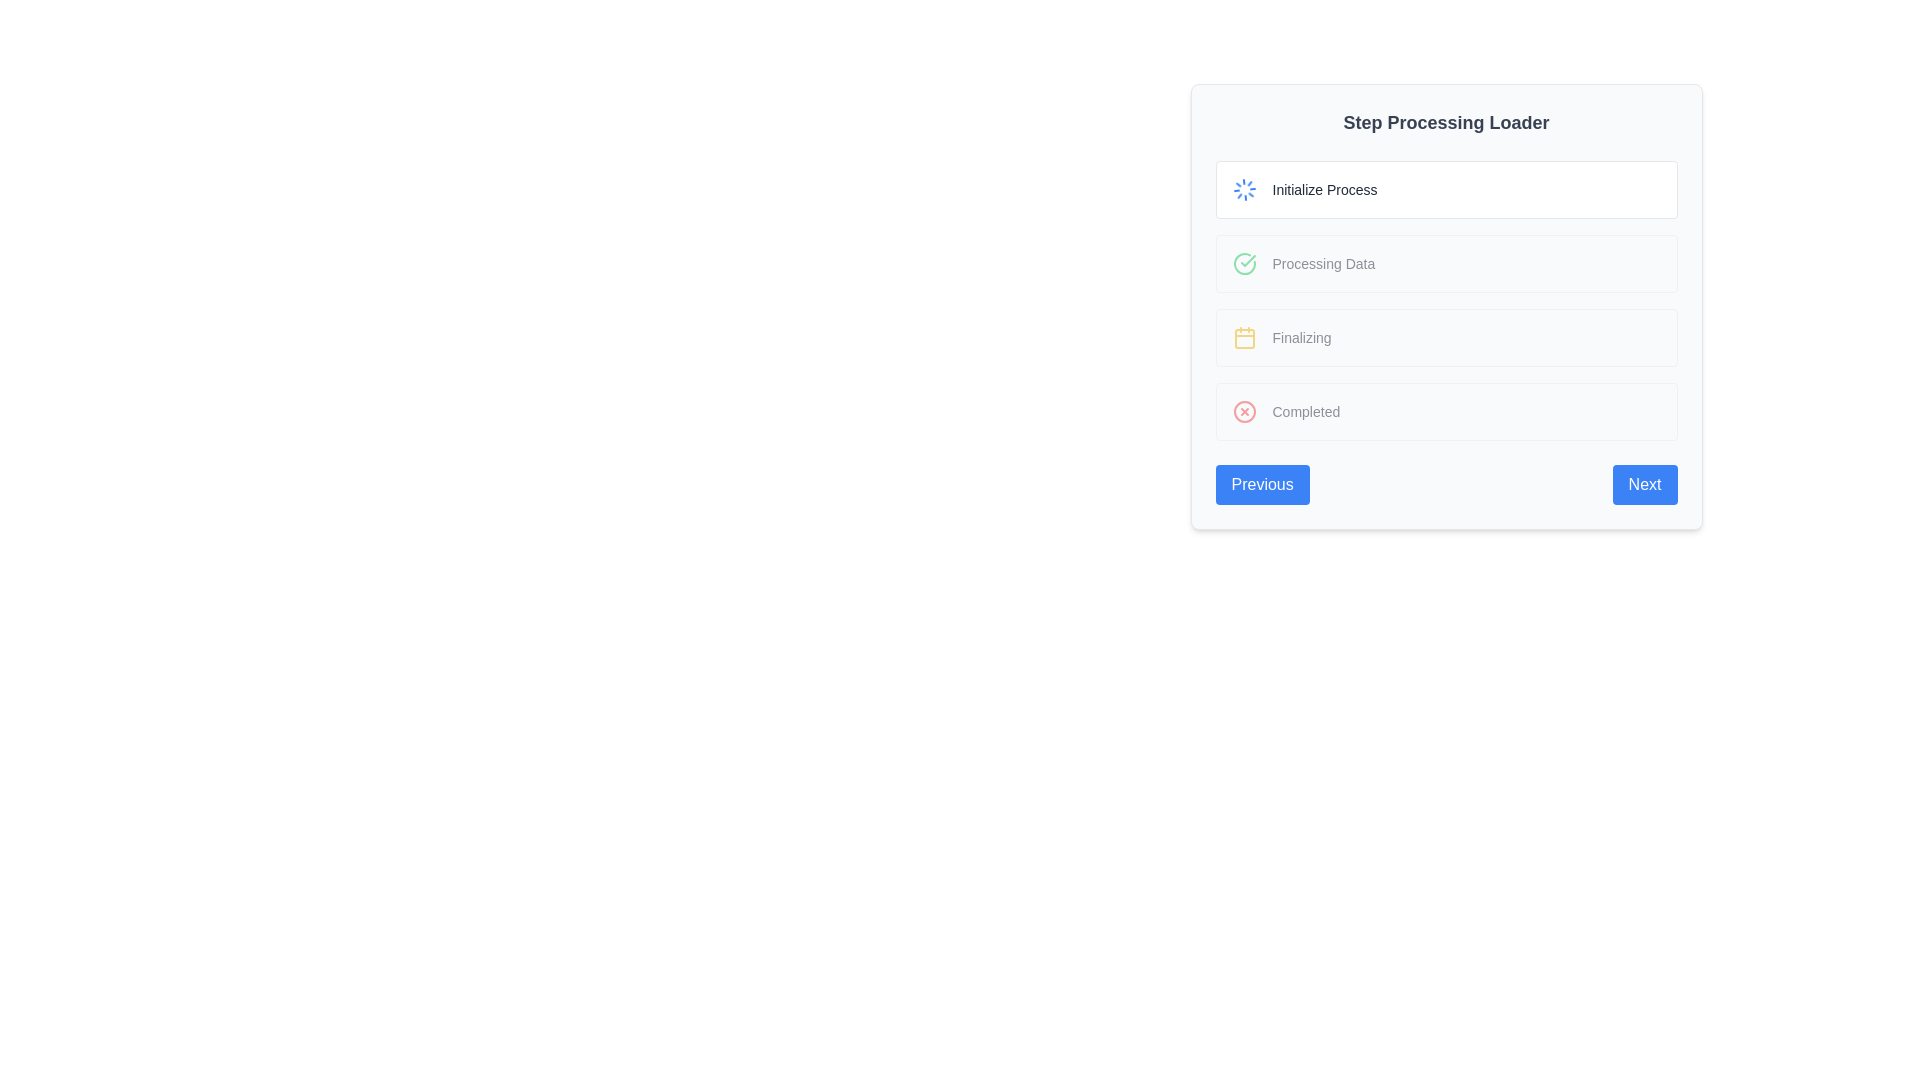  I want to click on the navigation button located at the bottom-left of the 'Step Processing Loader' dialog box, so click(1261, 485).